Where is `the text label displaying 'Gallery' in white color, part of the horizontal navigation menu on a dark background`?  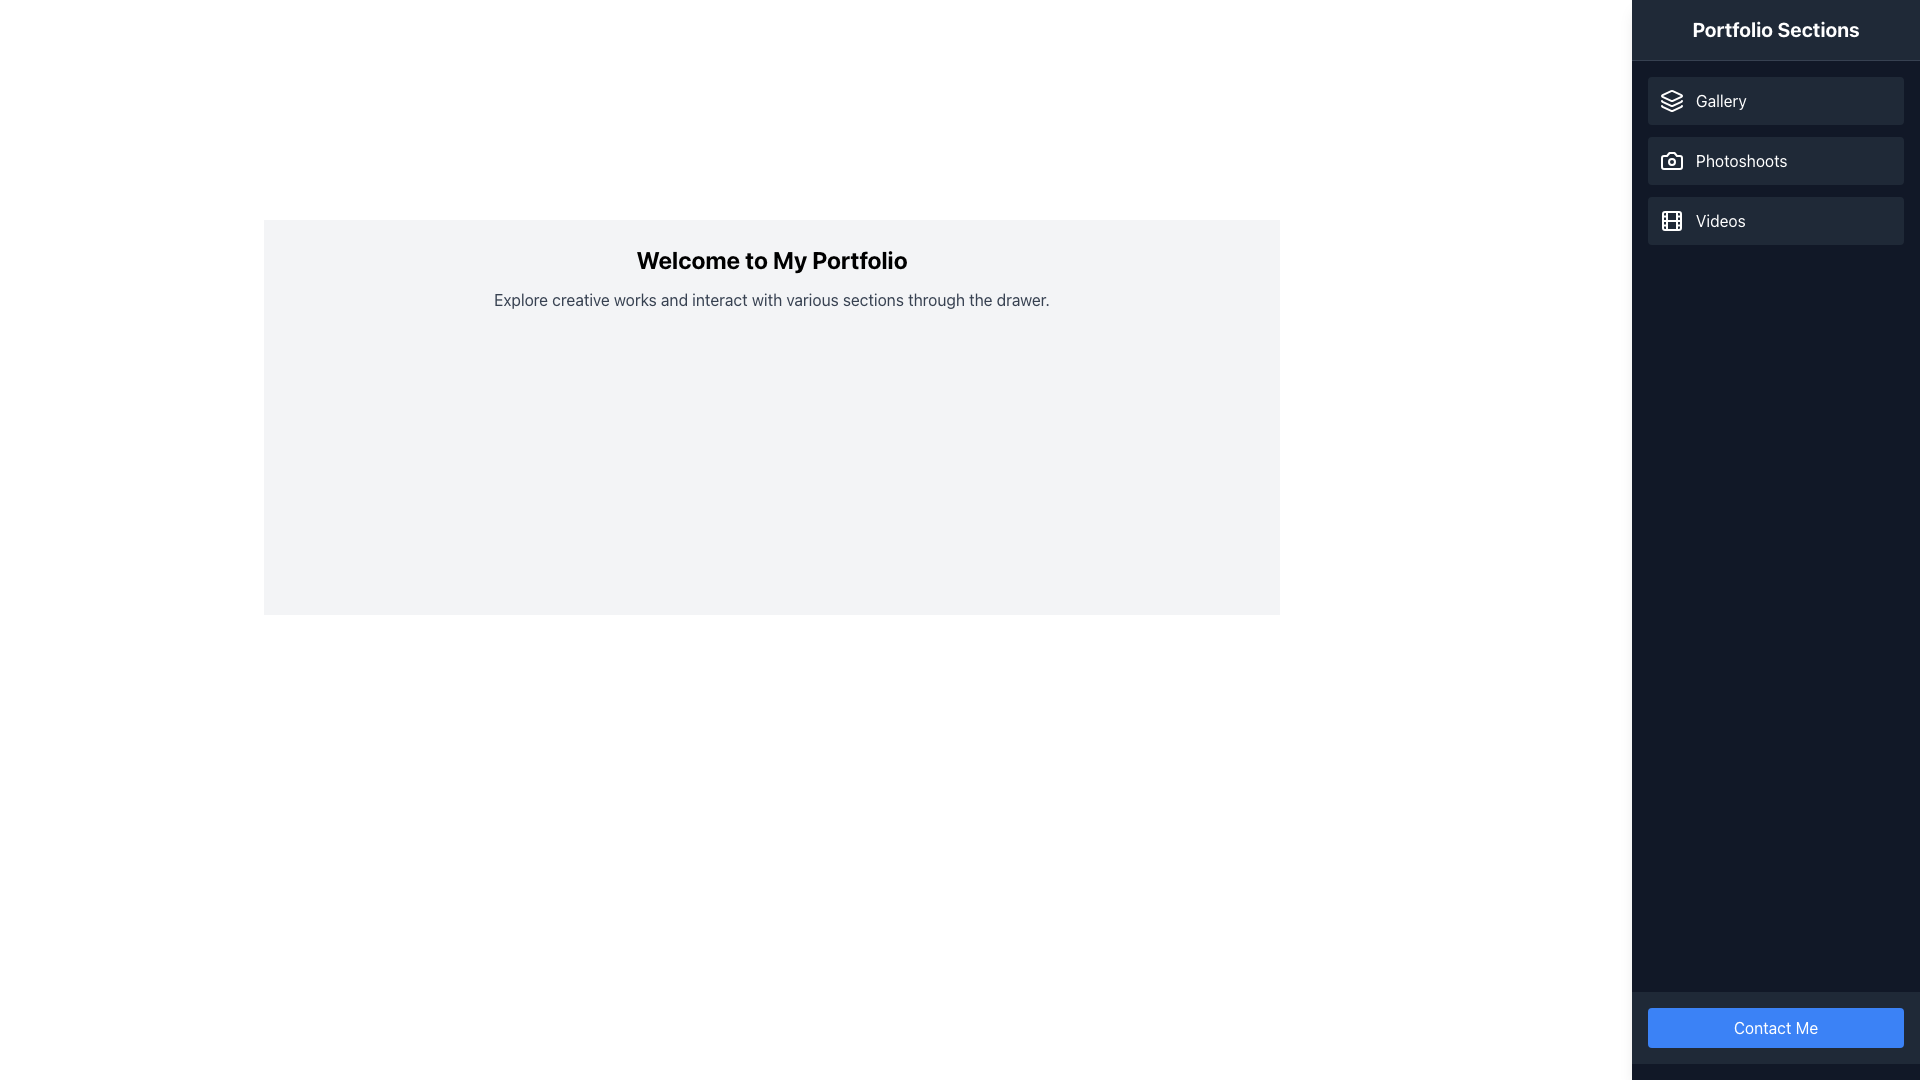
the text label displaying 'Gallery' in white color, part of the horizontal navigation menu on a dark background is located at coordinates (1720, 100).